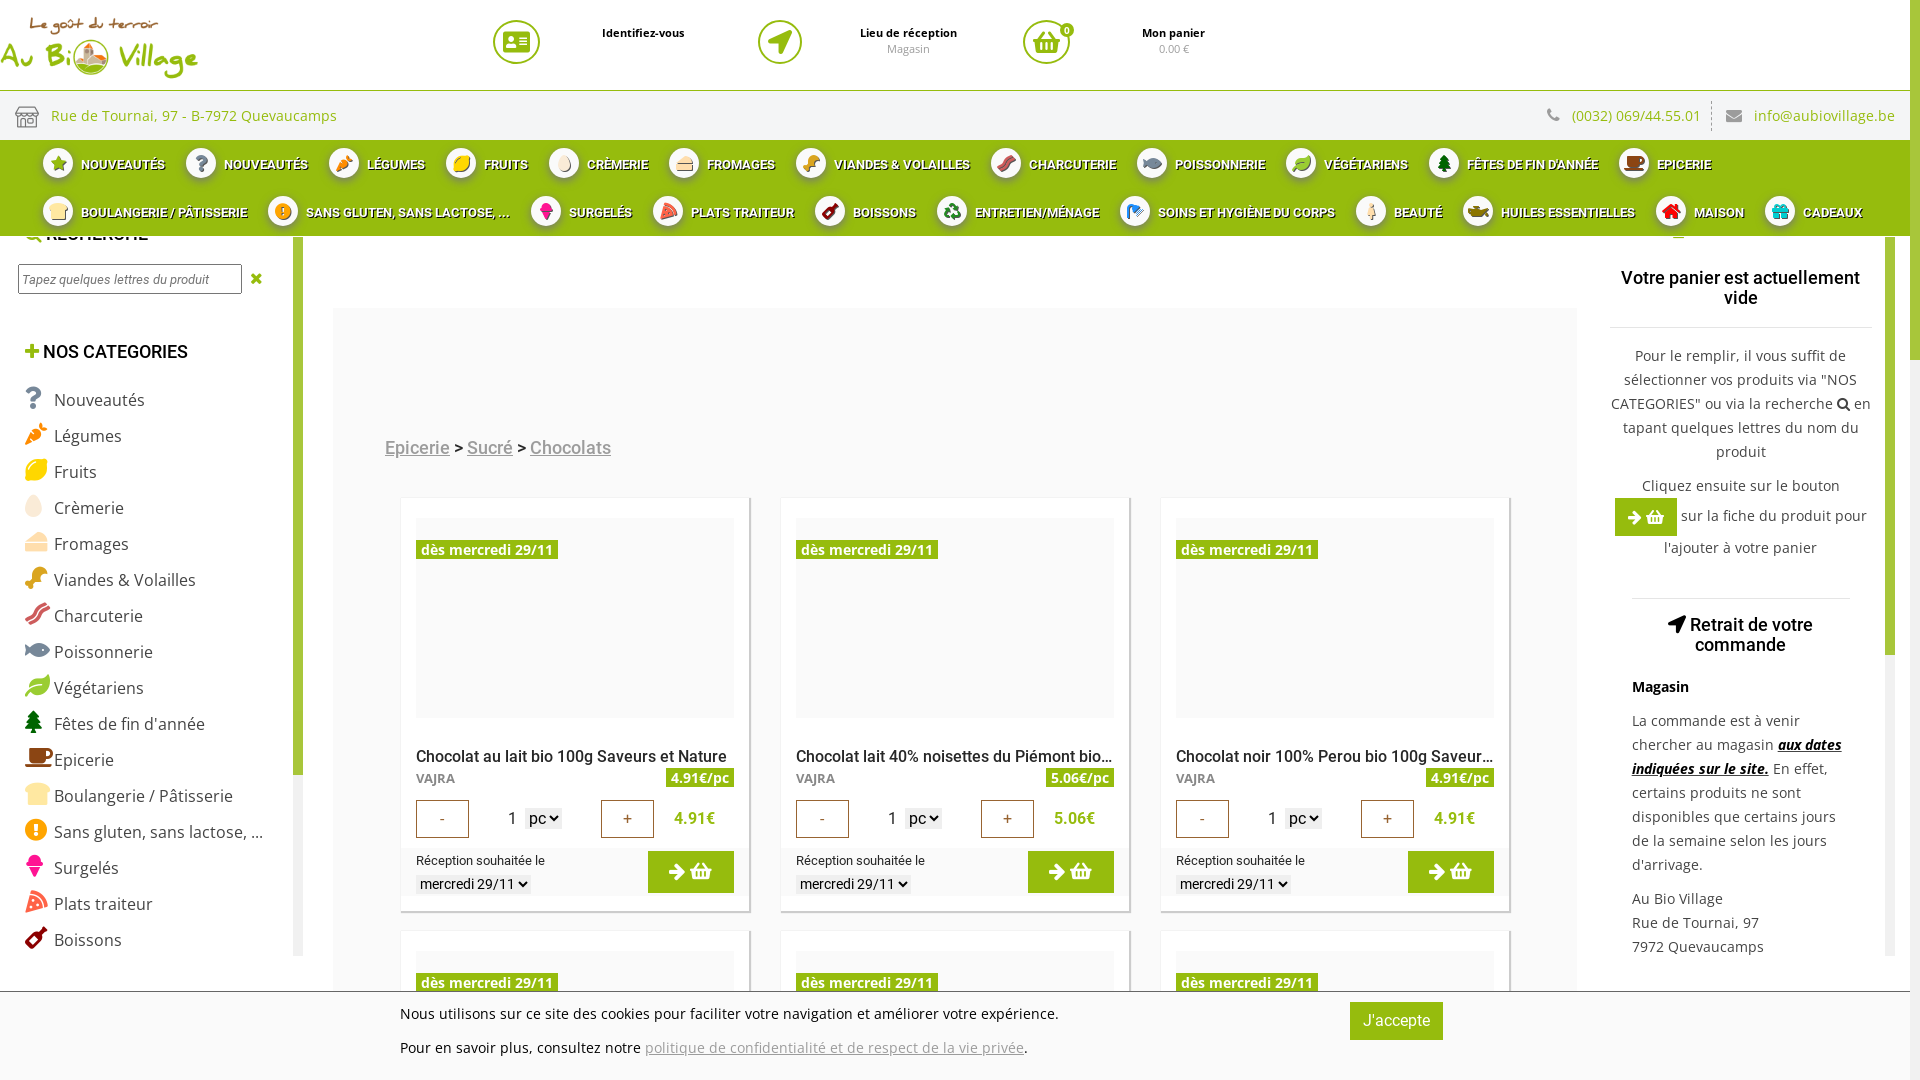  I want to click on 'Poissonnerie', so click(88, 651).